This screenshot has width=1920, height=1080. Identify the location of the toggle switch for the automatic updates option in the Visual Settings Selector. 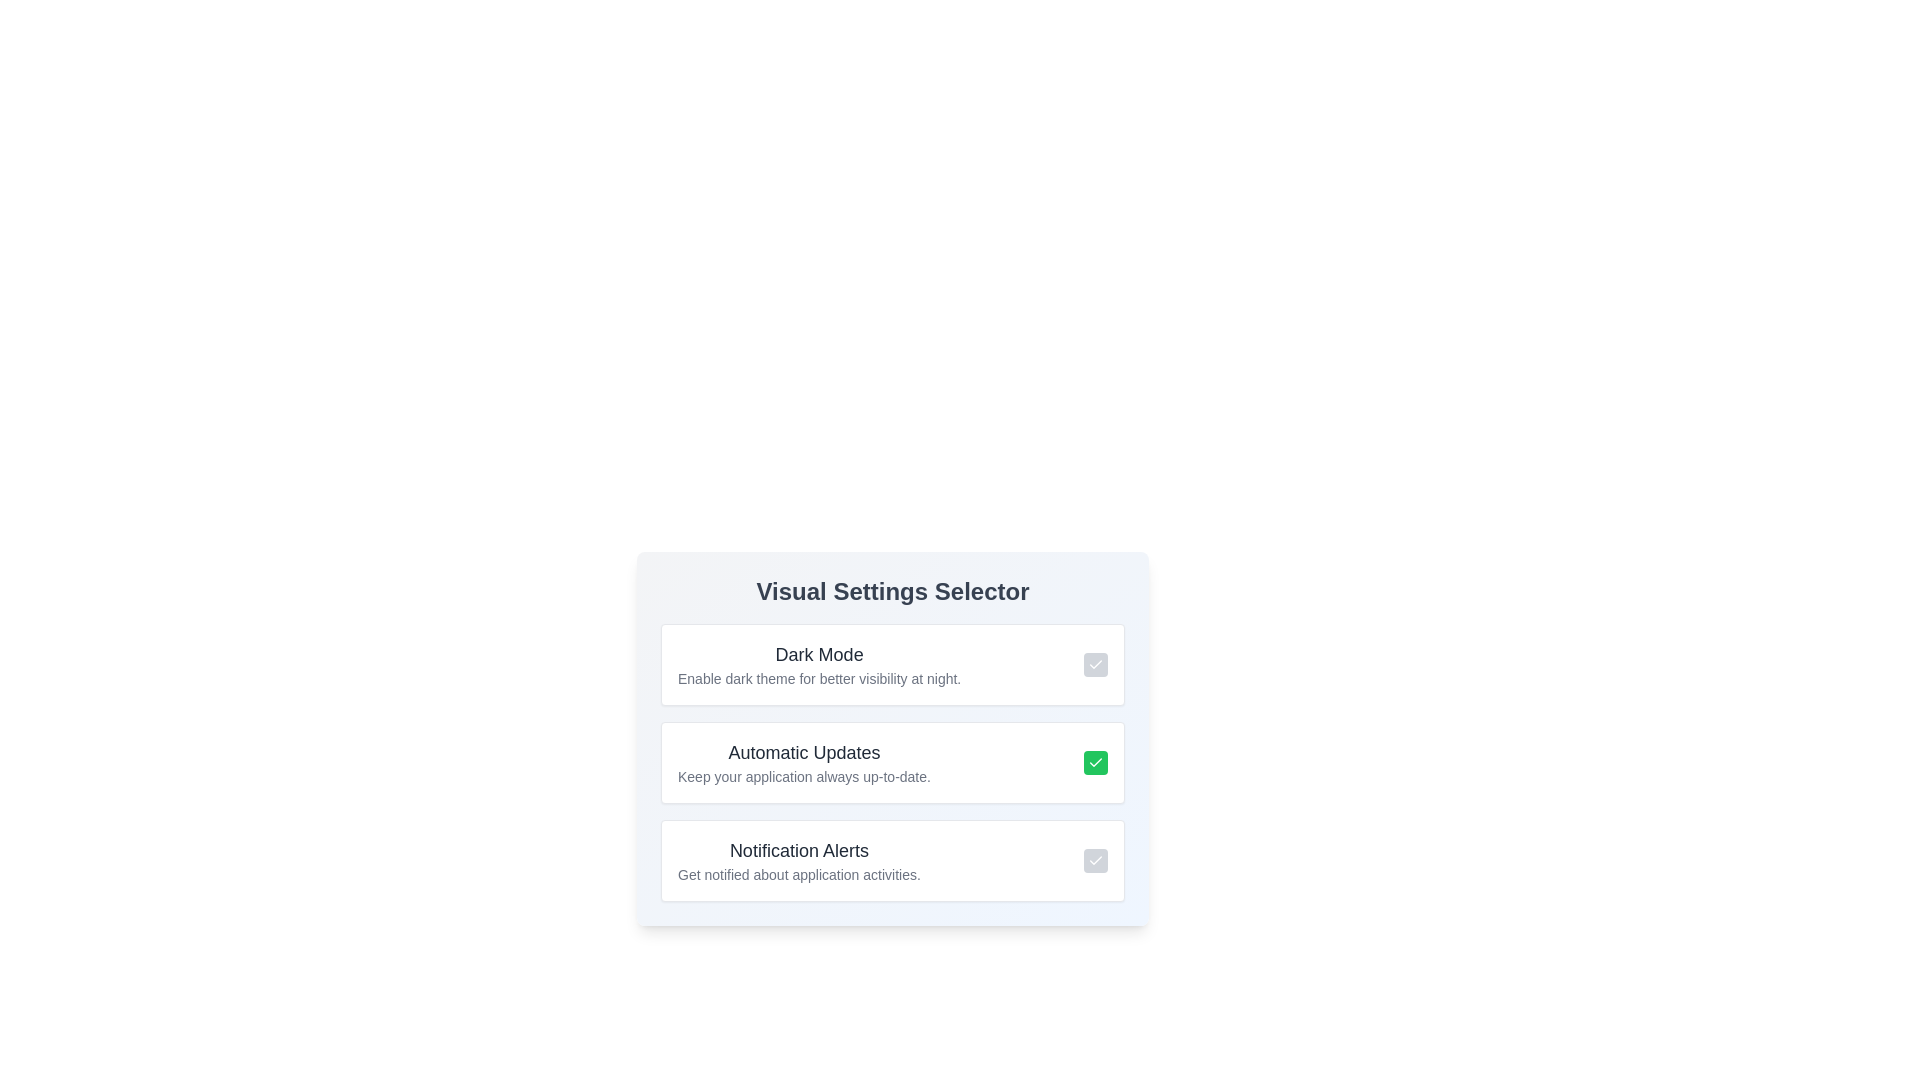
(891, 763).